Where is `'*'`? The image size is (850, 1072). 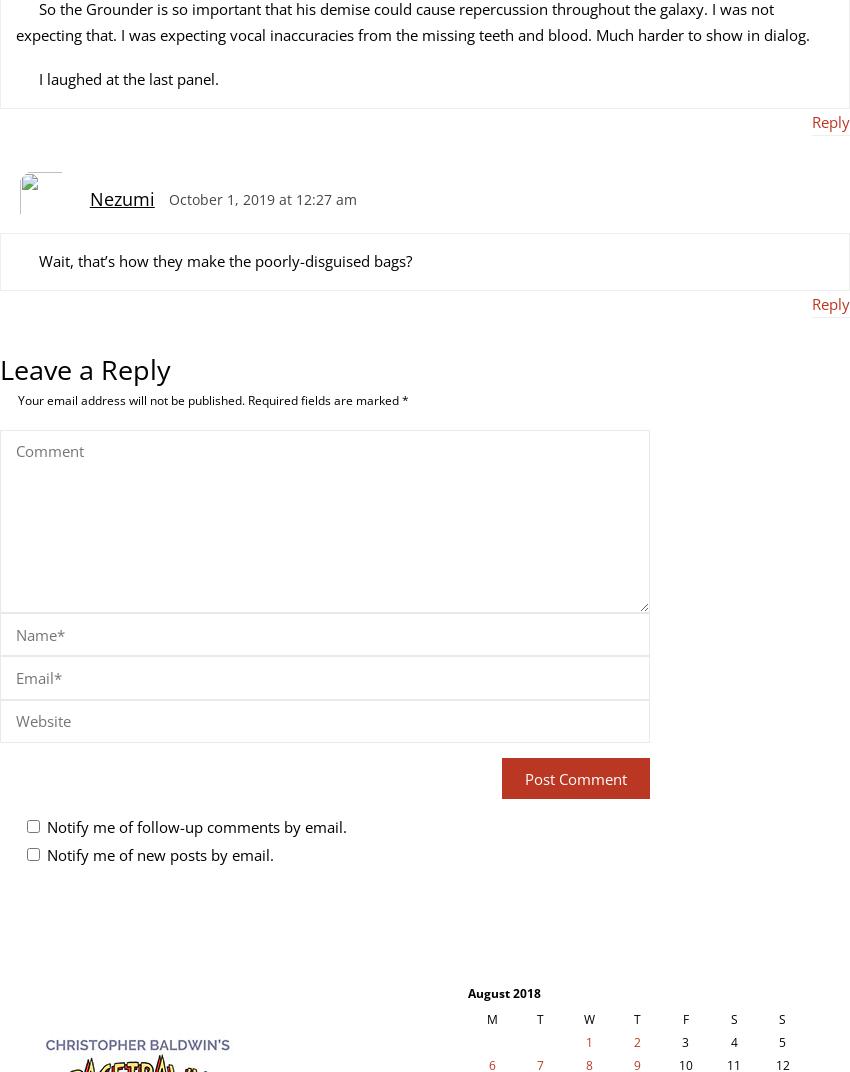 '*' is located at coordinates (401, 399).